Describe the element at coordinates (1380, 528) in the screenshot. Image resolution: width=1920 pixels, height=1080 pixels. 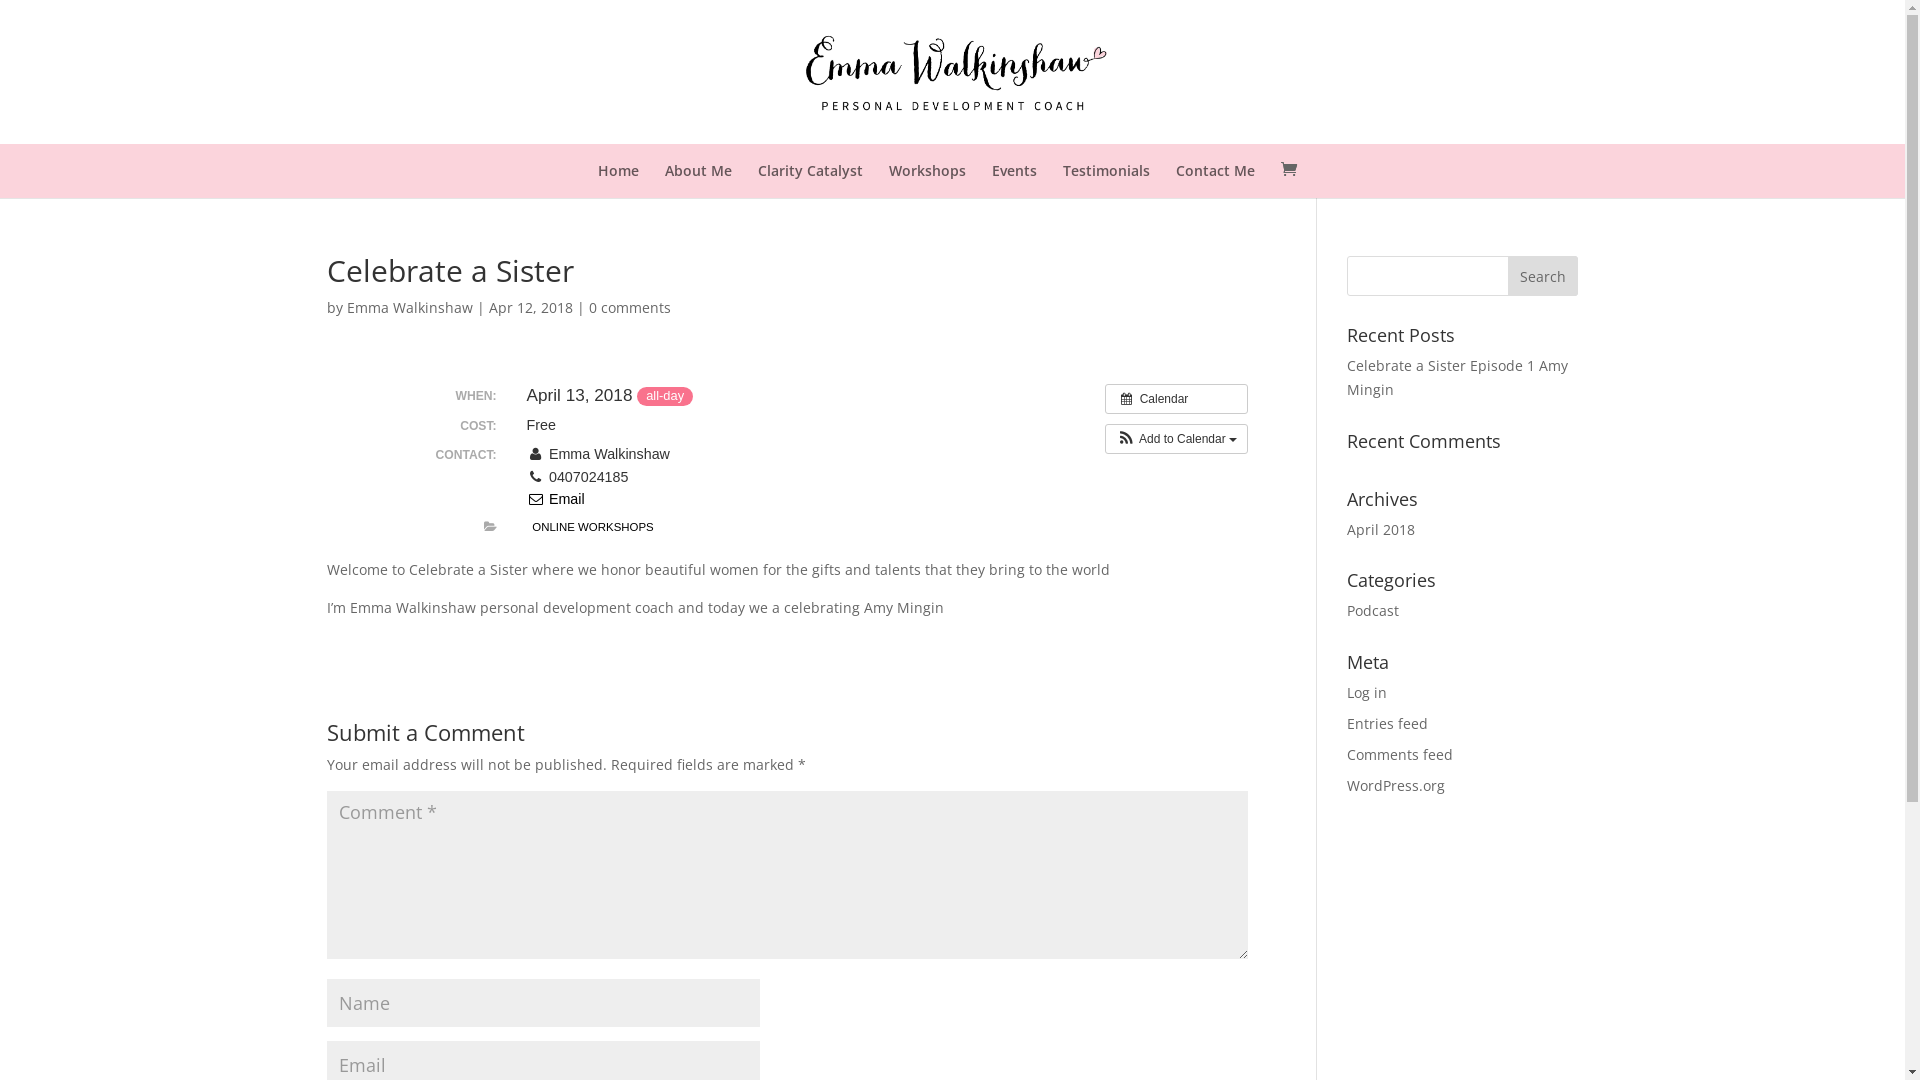
I see `'April 2018'` at that location.